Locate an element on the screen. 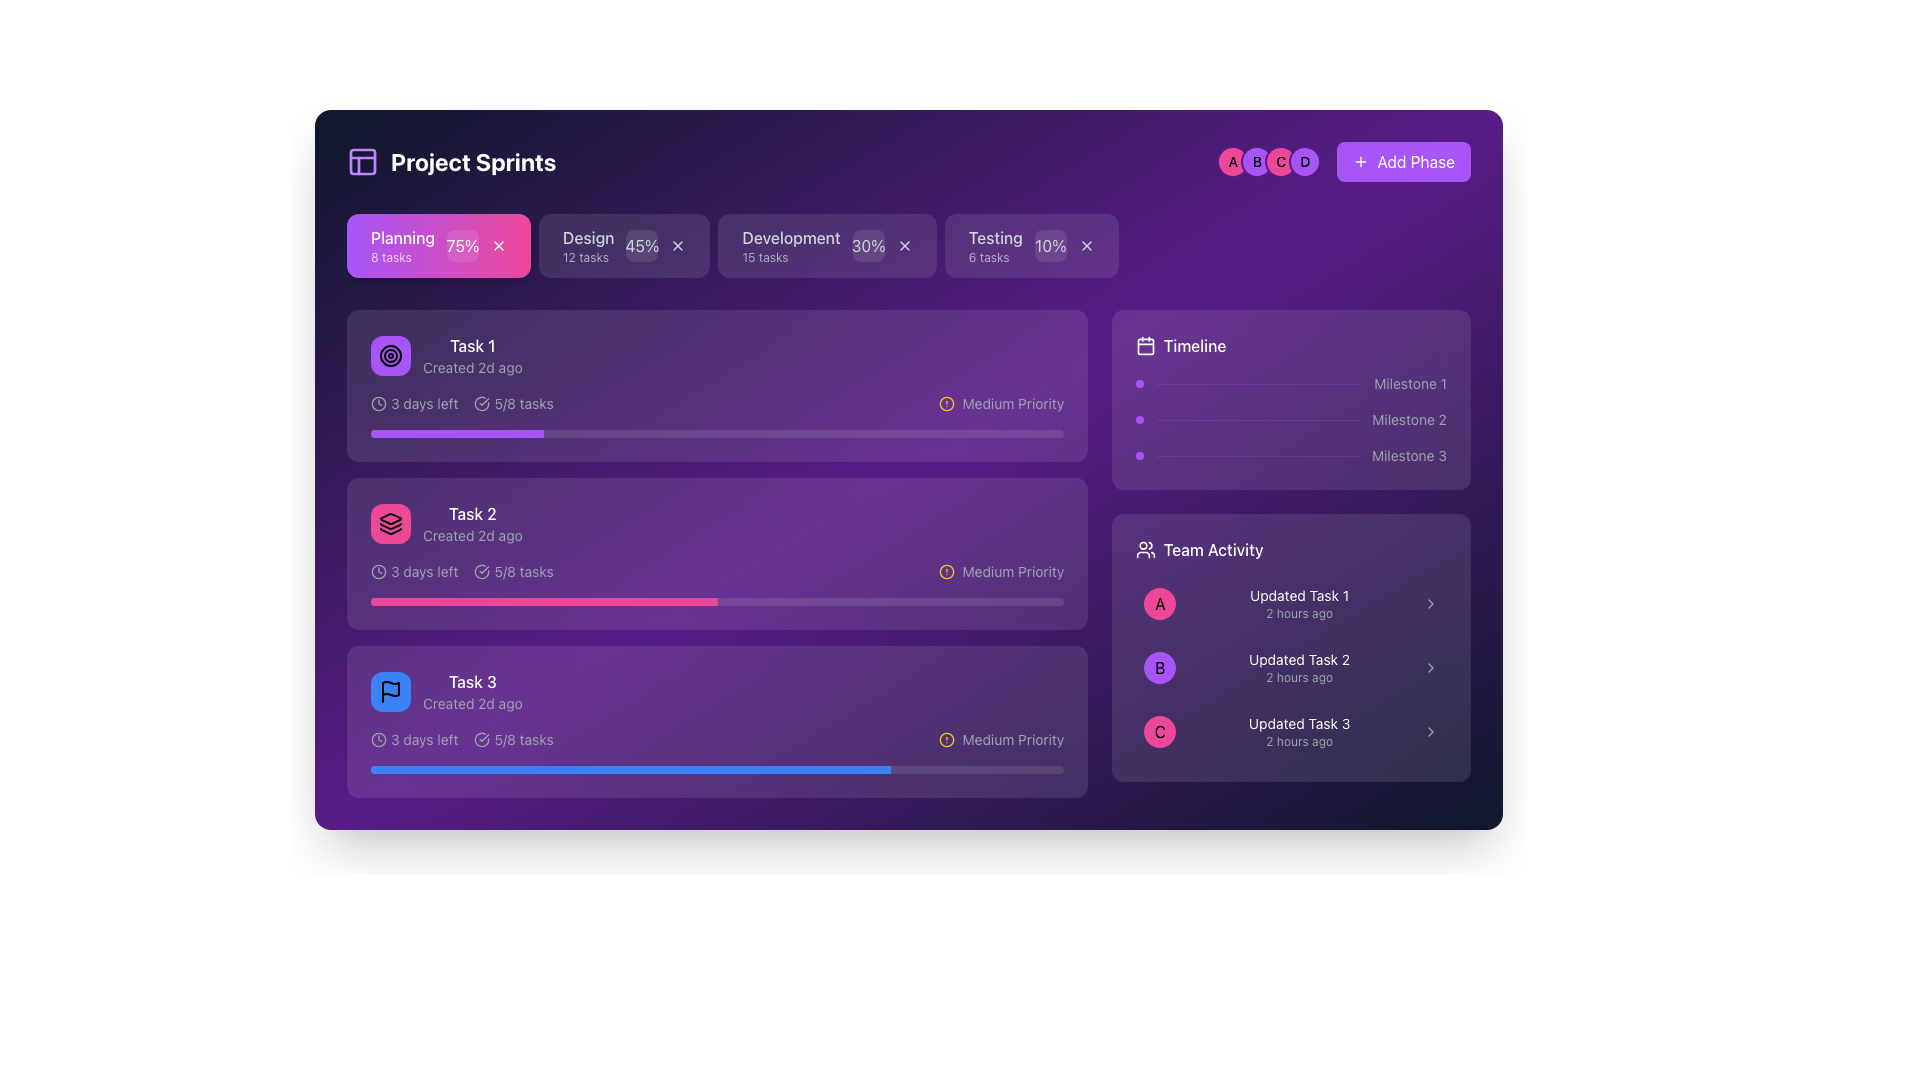 The width and height of the screenshot is (1920, 1080). the Circular progress display showing '75%' with a gradient background of purple to pink, located in the 'Planning' section, adjacent to the 'Planning 8 tasks' text and the close icon is located at coordinates (461, 245).